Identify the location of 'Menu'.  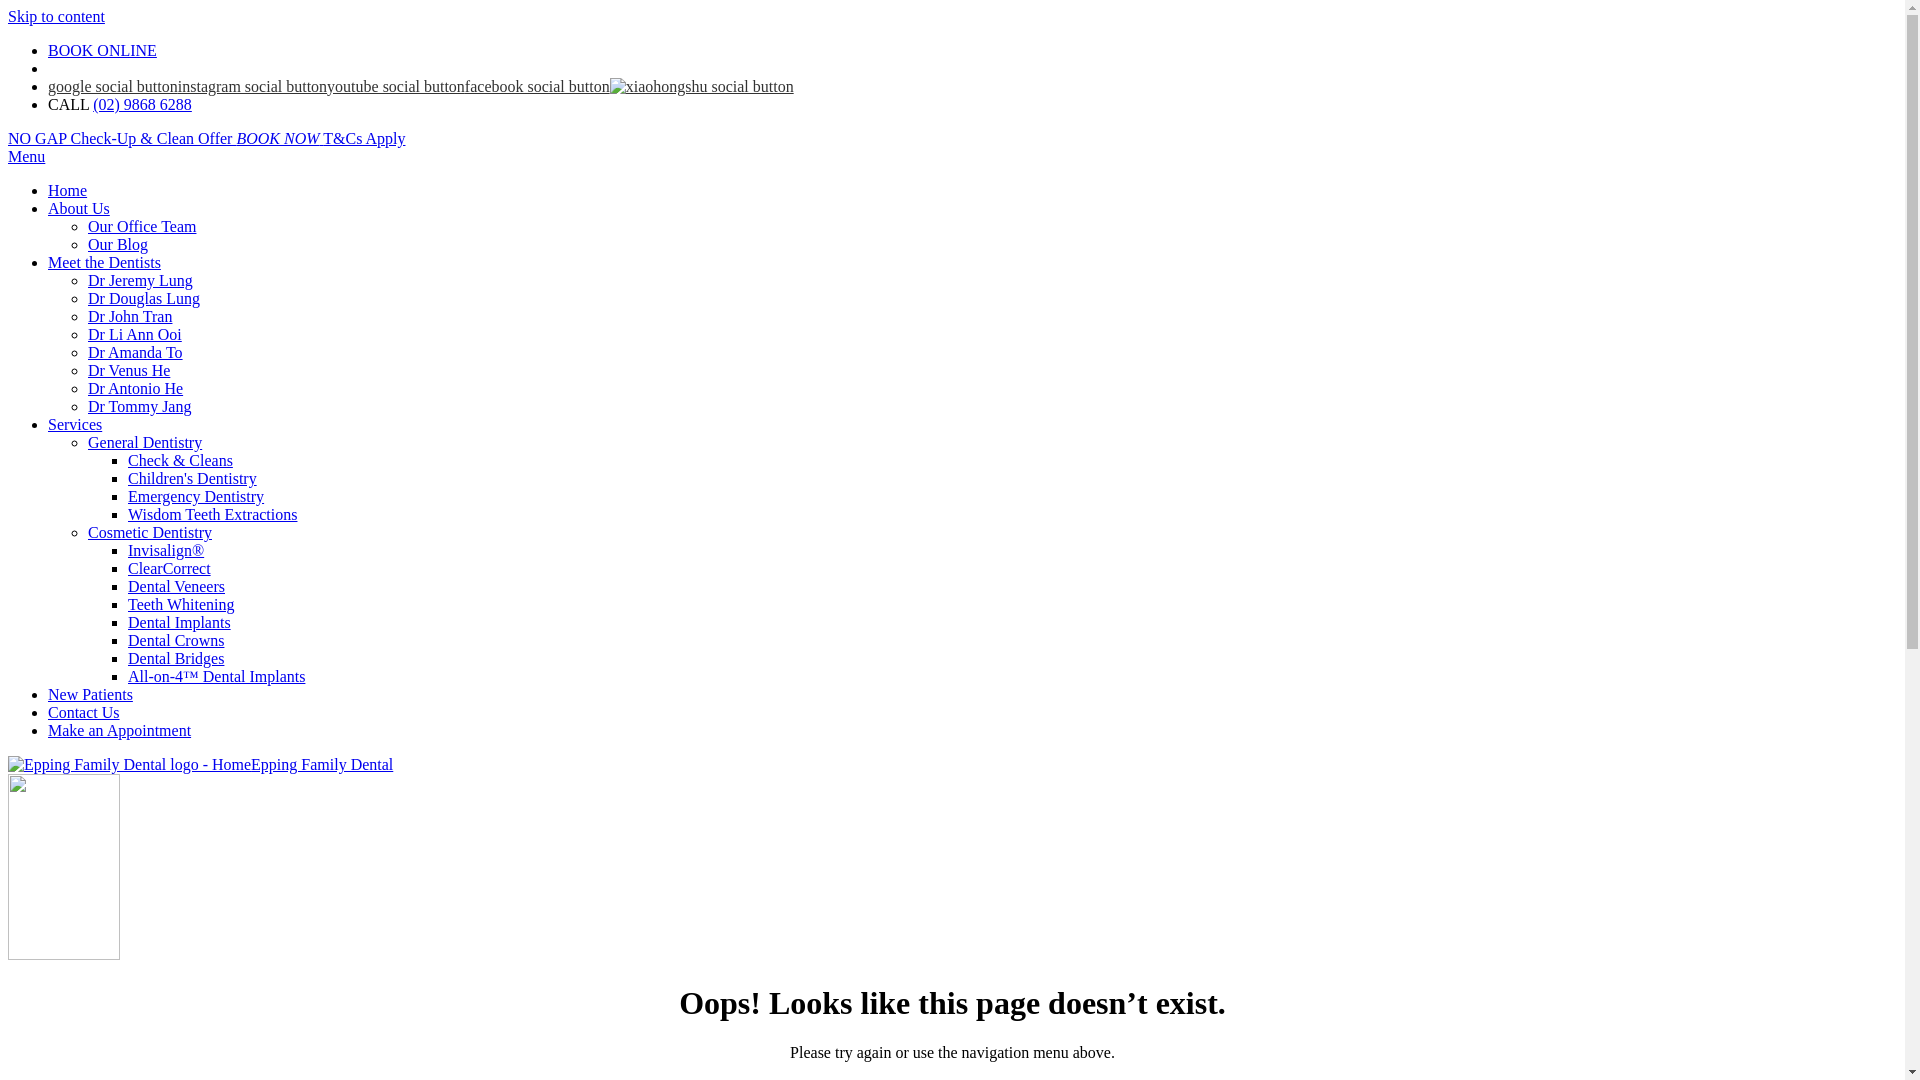
(26, 155).